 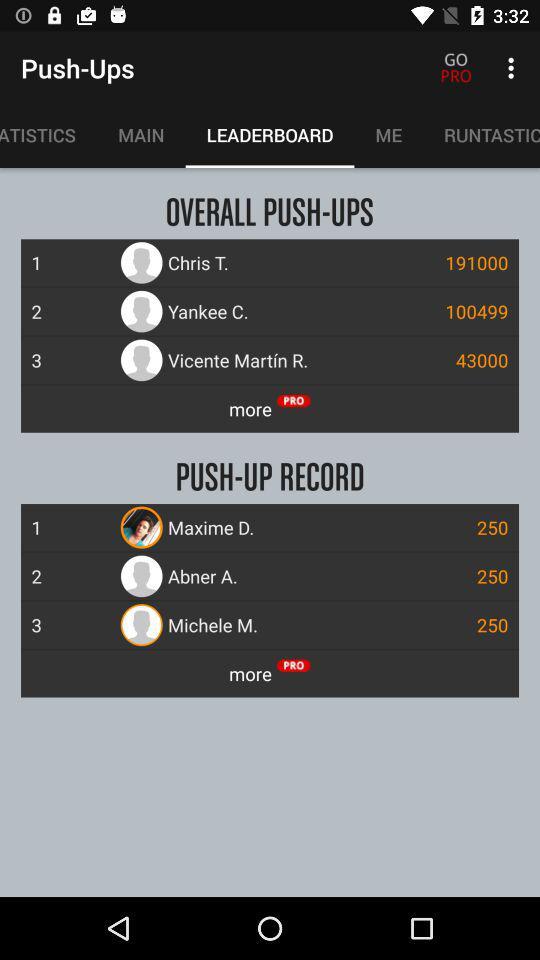 I want to click on item above the chris t., so click(x=480, y=134).